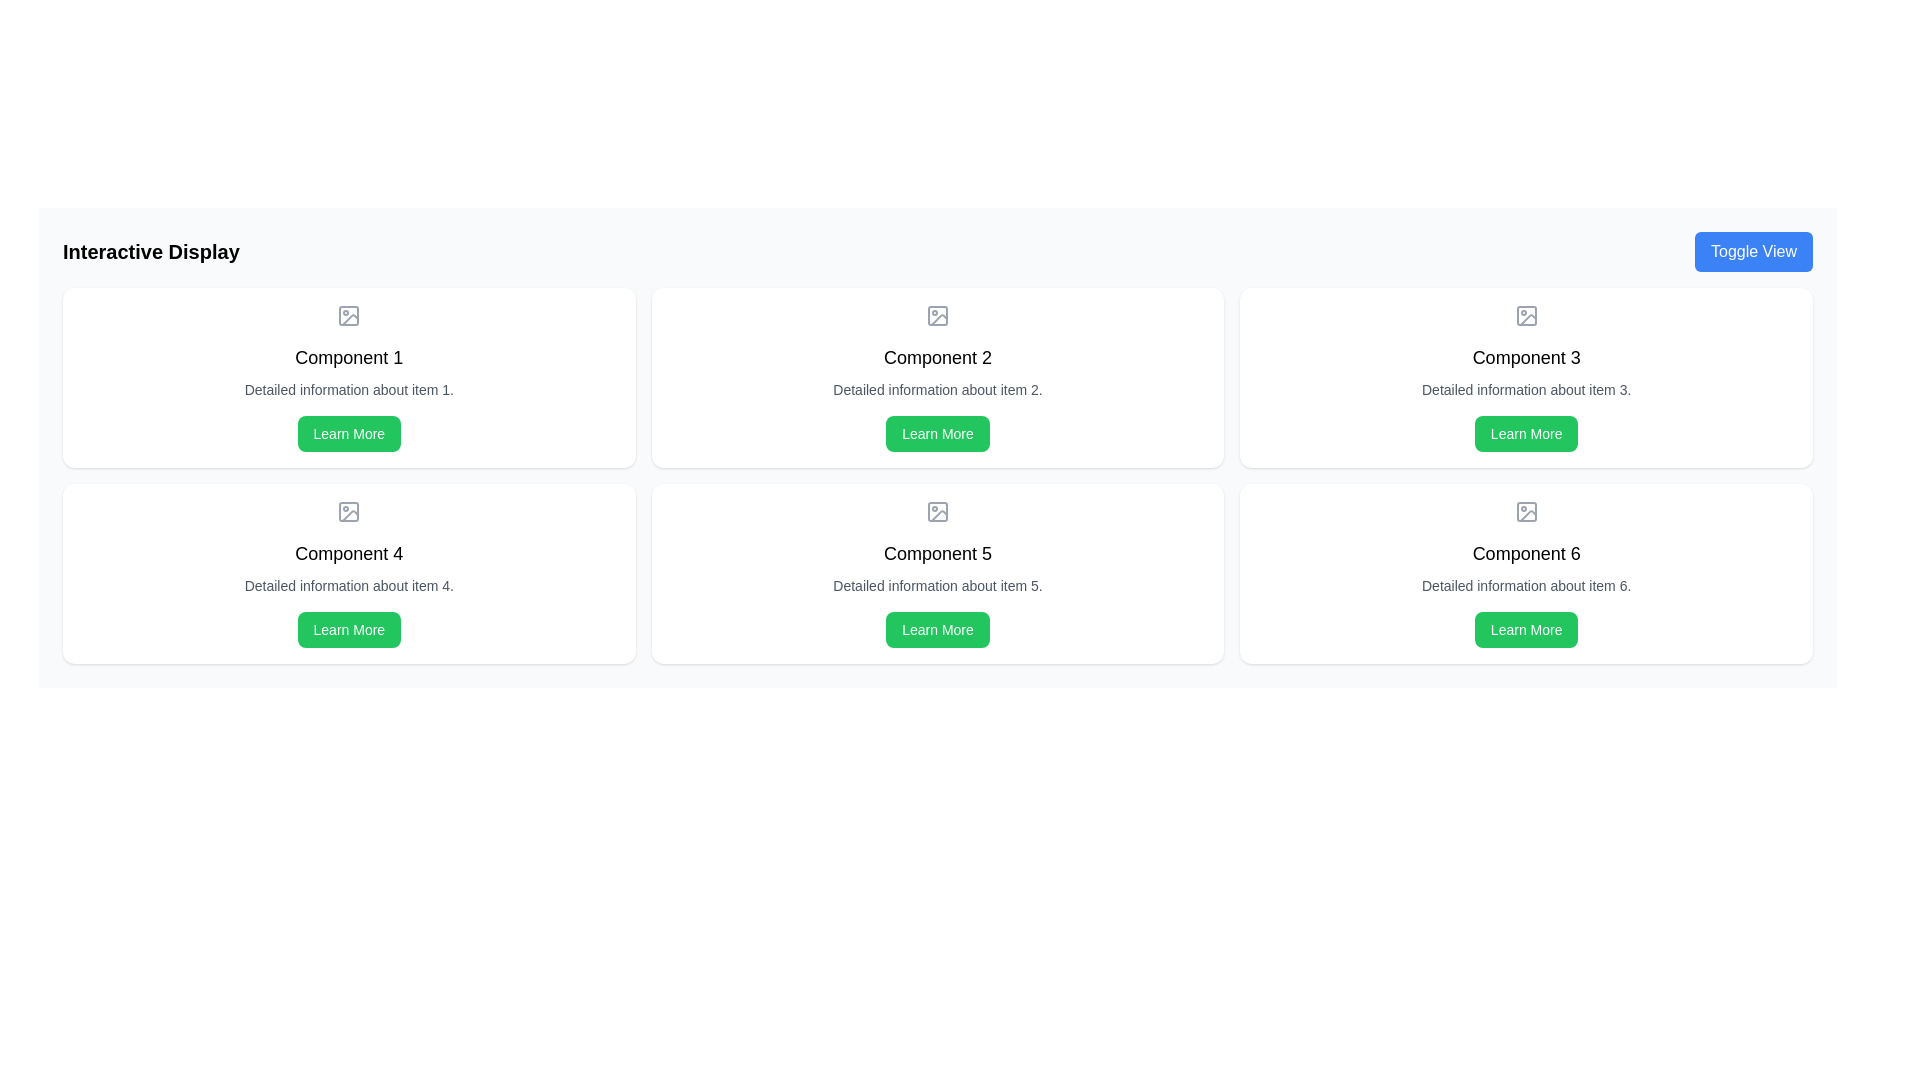 The image size is (1920, 1080). Describe the element at coordinates (1752, 250) in the screenshot. I see `the button located at the top-right corner of the 'Interactive Display' section` at that location.